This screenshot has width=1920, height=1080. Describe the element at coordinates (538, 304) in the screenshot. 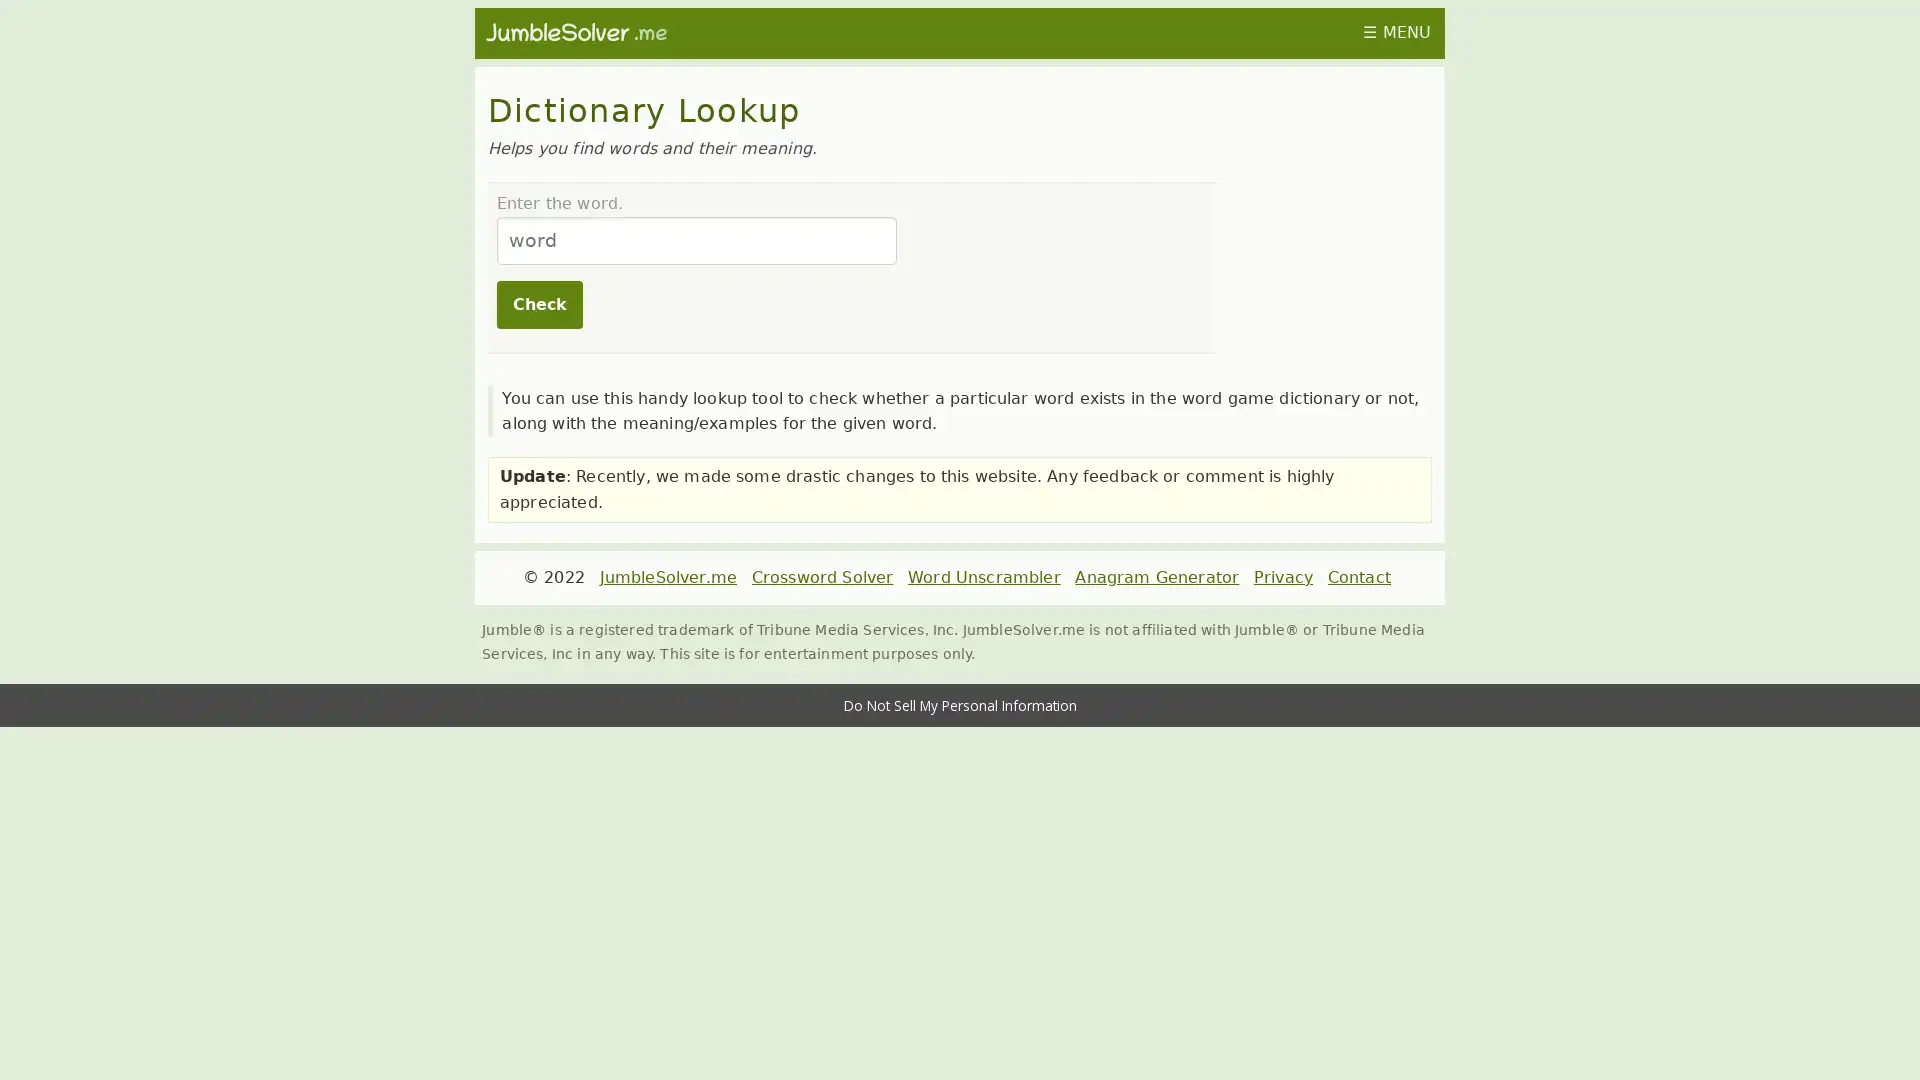

I see `Check` at that location.